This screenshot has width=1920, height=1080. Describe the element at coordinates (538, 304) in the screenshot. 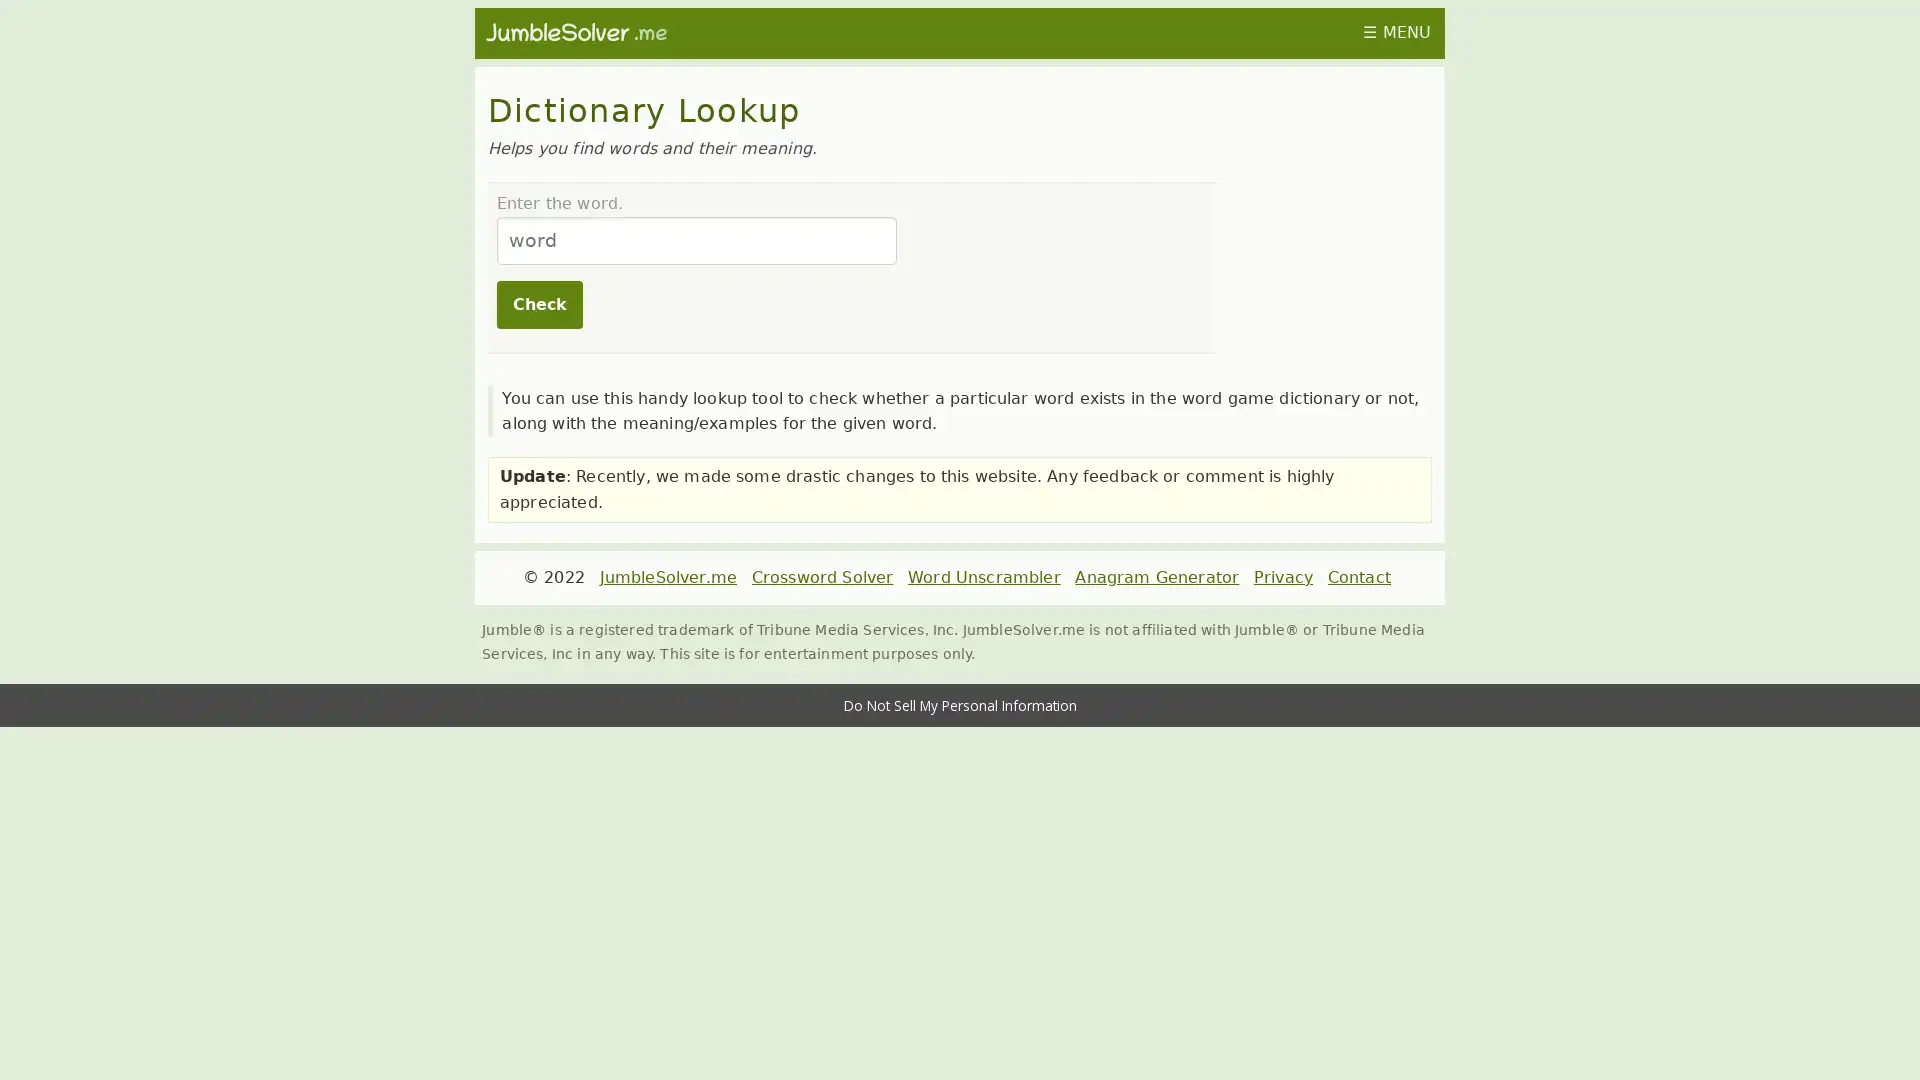

I see `Check` at that location.